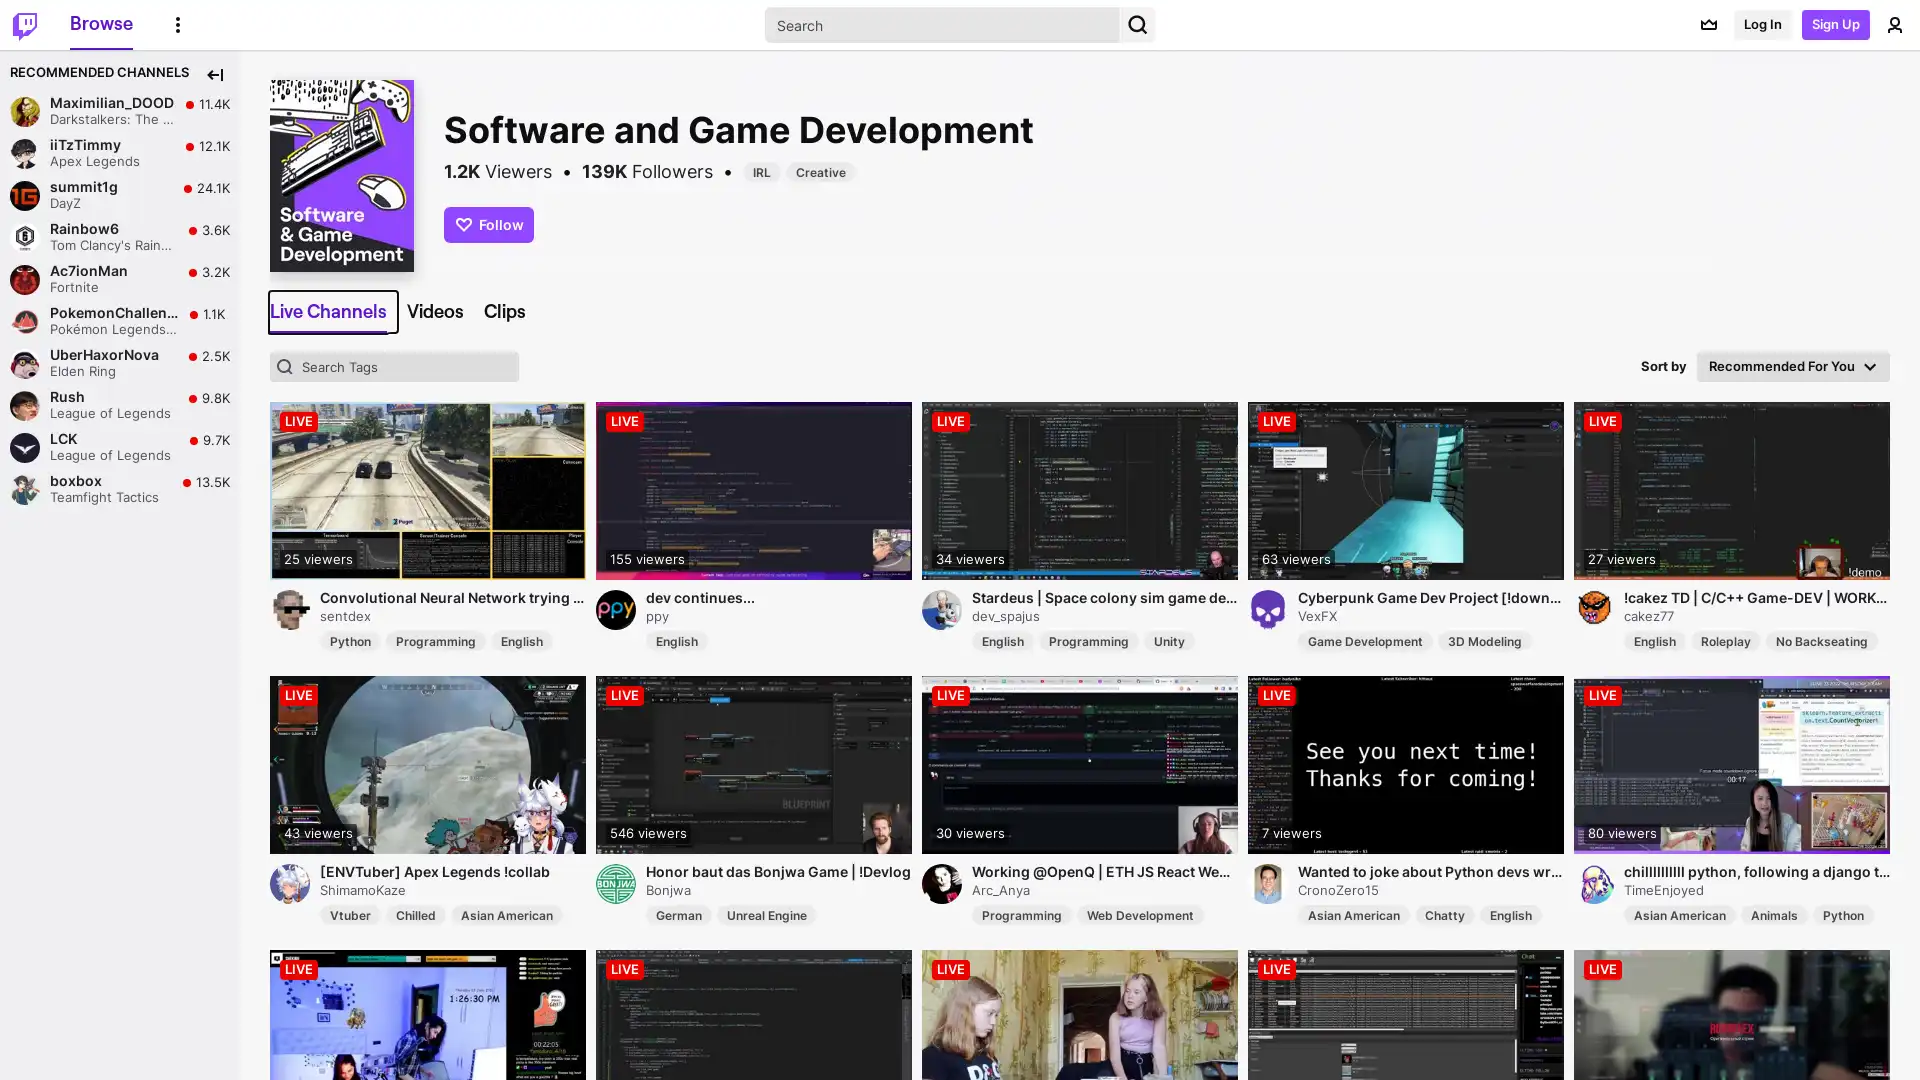  Describe the element at coordinates (1836, 24) in the screenshot. I see `Sign Up` at that location.